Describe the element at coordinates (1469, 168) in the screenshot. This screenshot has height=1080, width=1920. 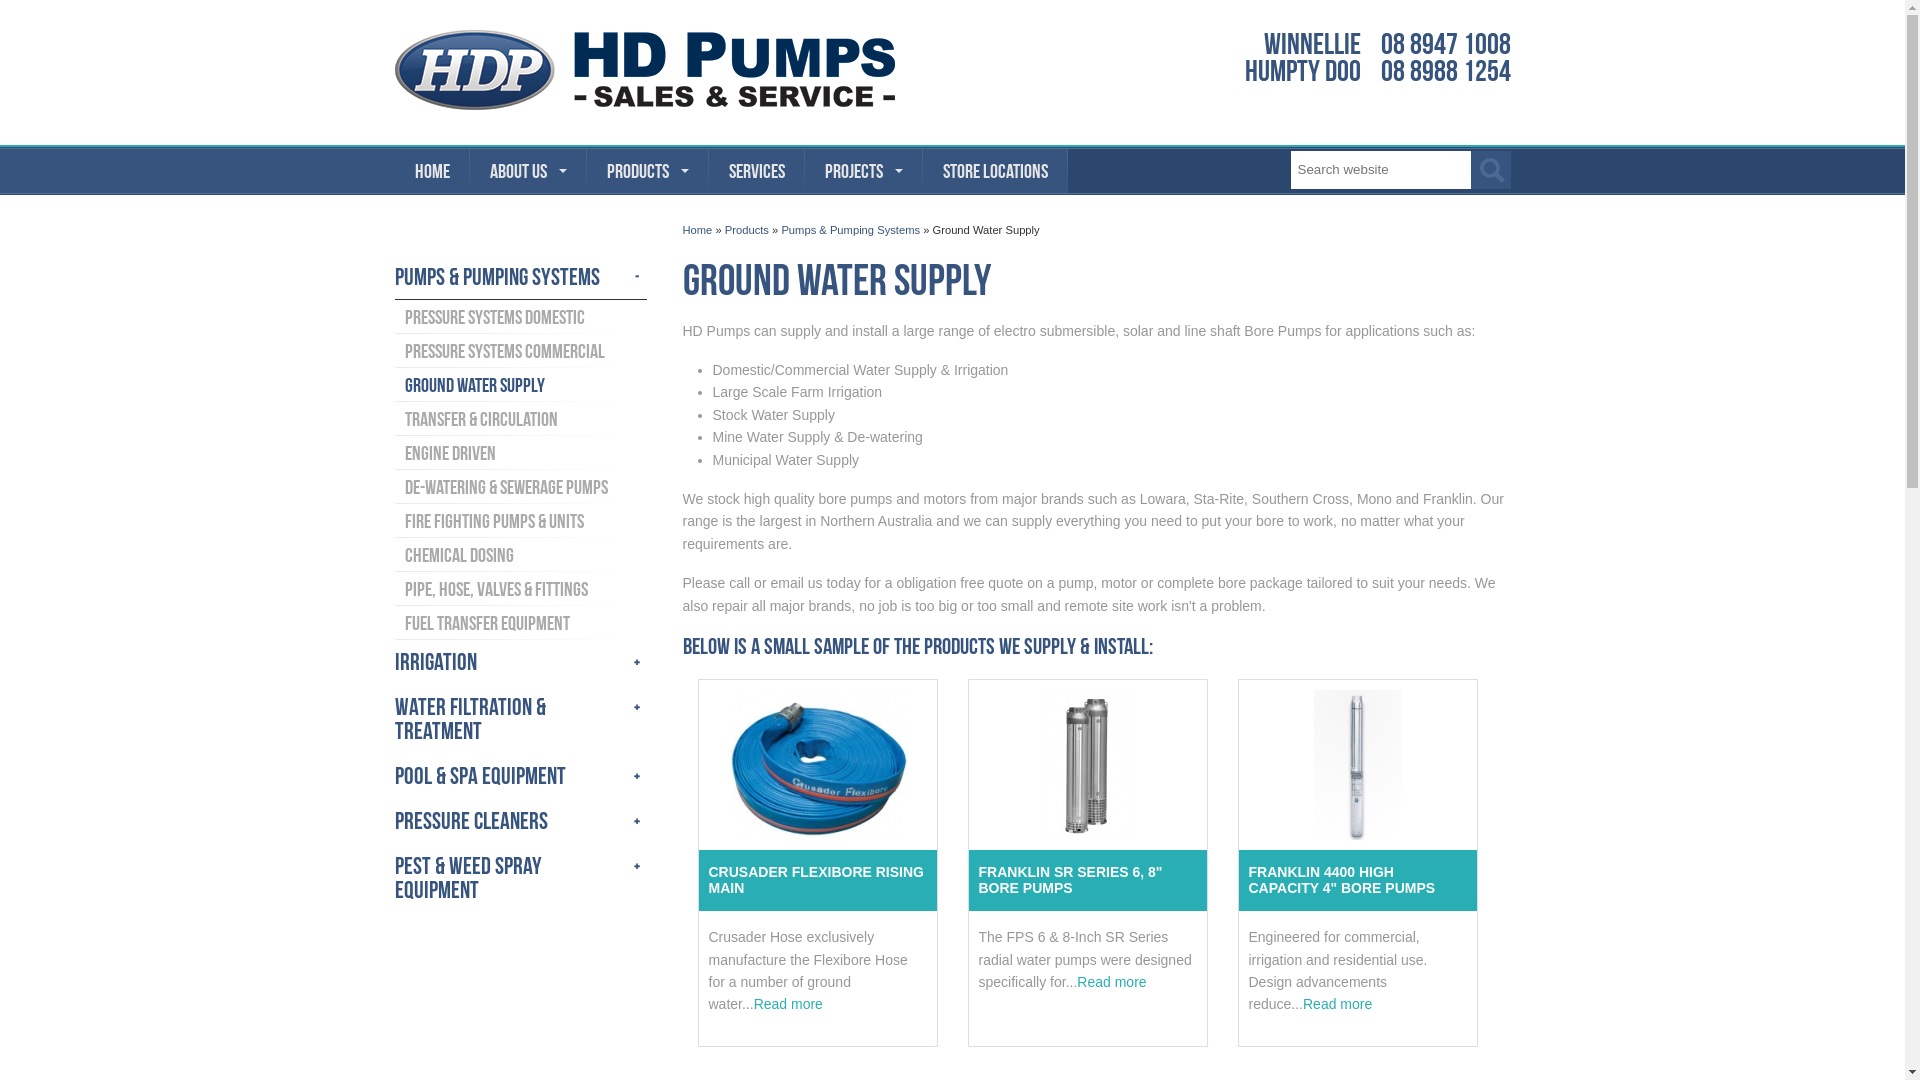
I see `'Search'` at that location.